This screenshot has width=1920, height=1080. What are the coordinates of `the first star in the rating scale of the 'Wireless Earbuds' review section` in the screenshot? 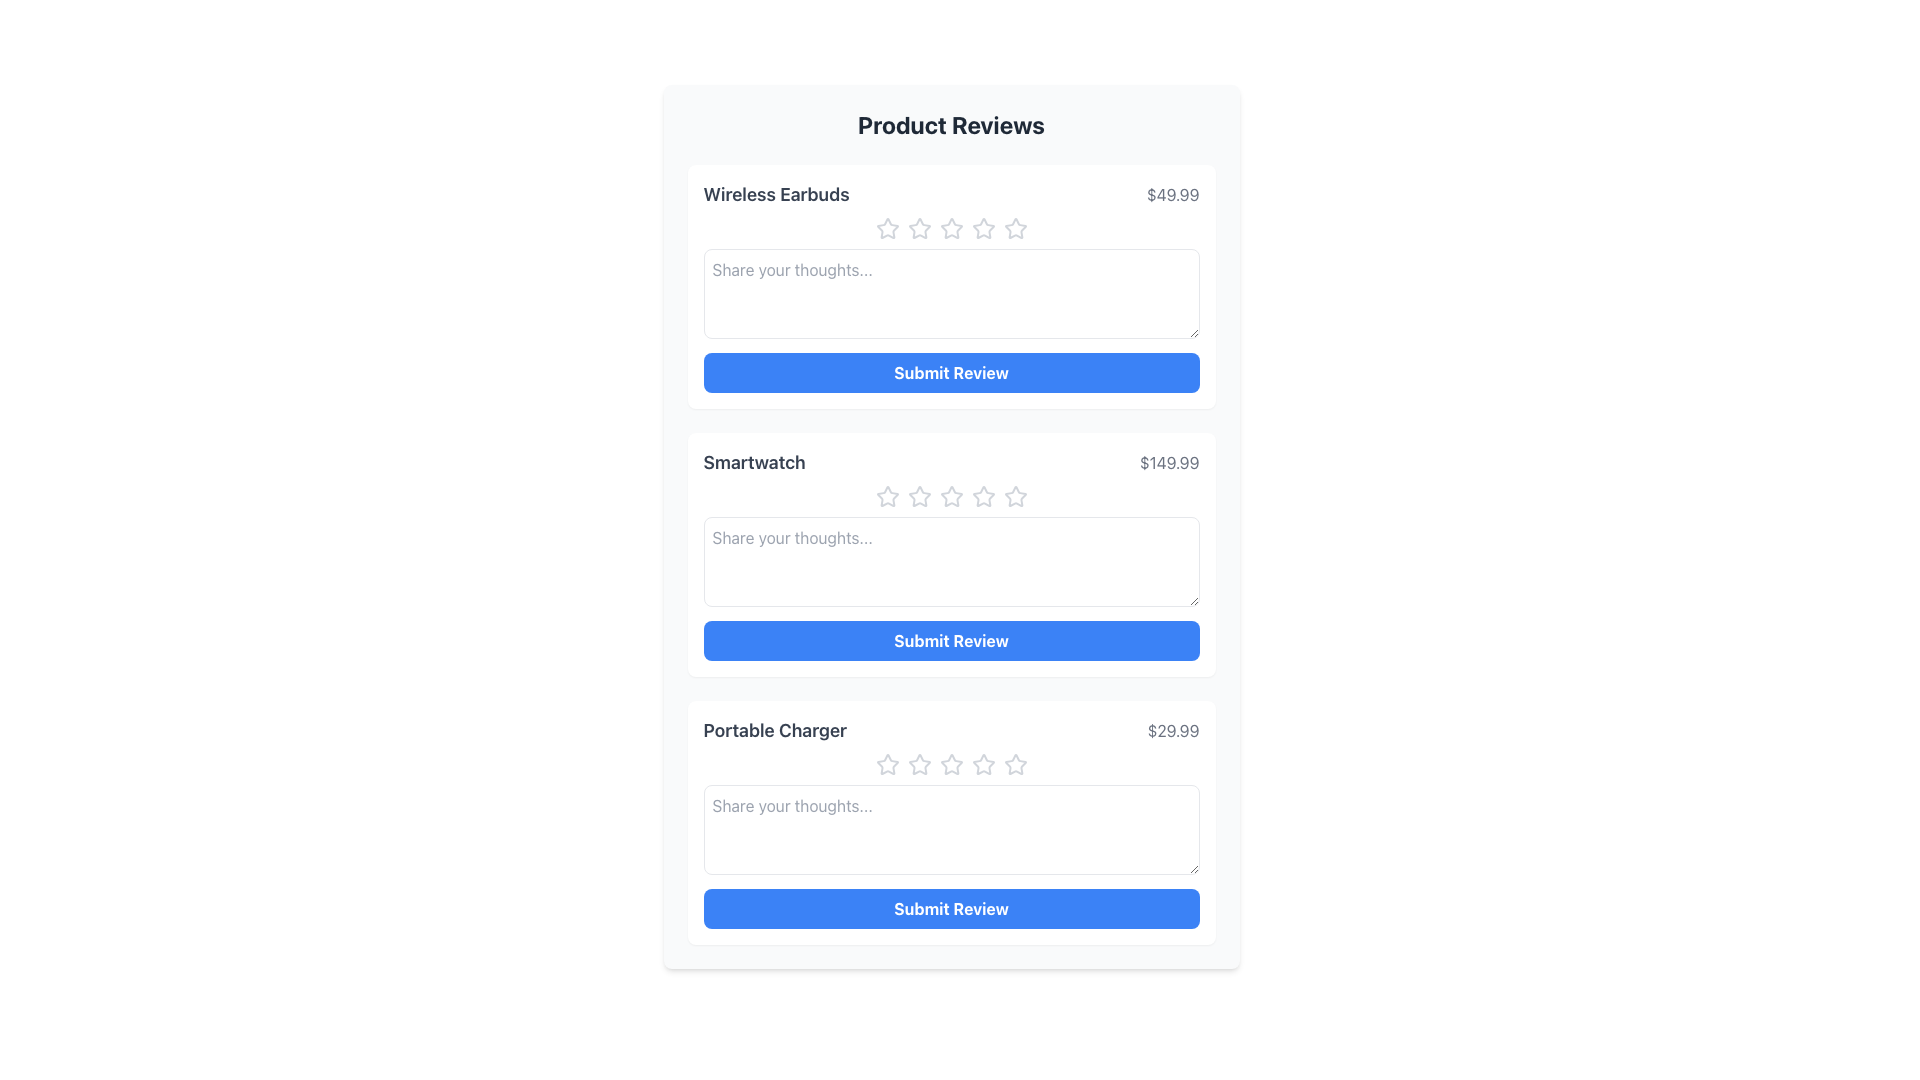 It's located at (886, 227).